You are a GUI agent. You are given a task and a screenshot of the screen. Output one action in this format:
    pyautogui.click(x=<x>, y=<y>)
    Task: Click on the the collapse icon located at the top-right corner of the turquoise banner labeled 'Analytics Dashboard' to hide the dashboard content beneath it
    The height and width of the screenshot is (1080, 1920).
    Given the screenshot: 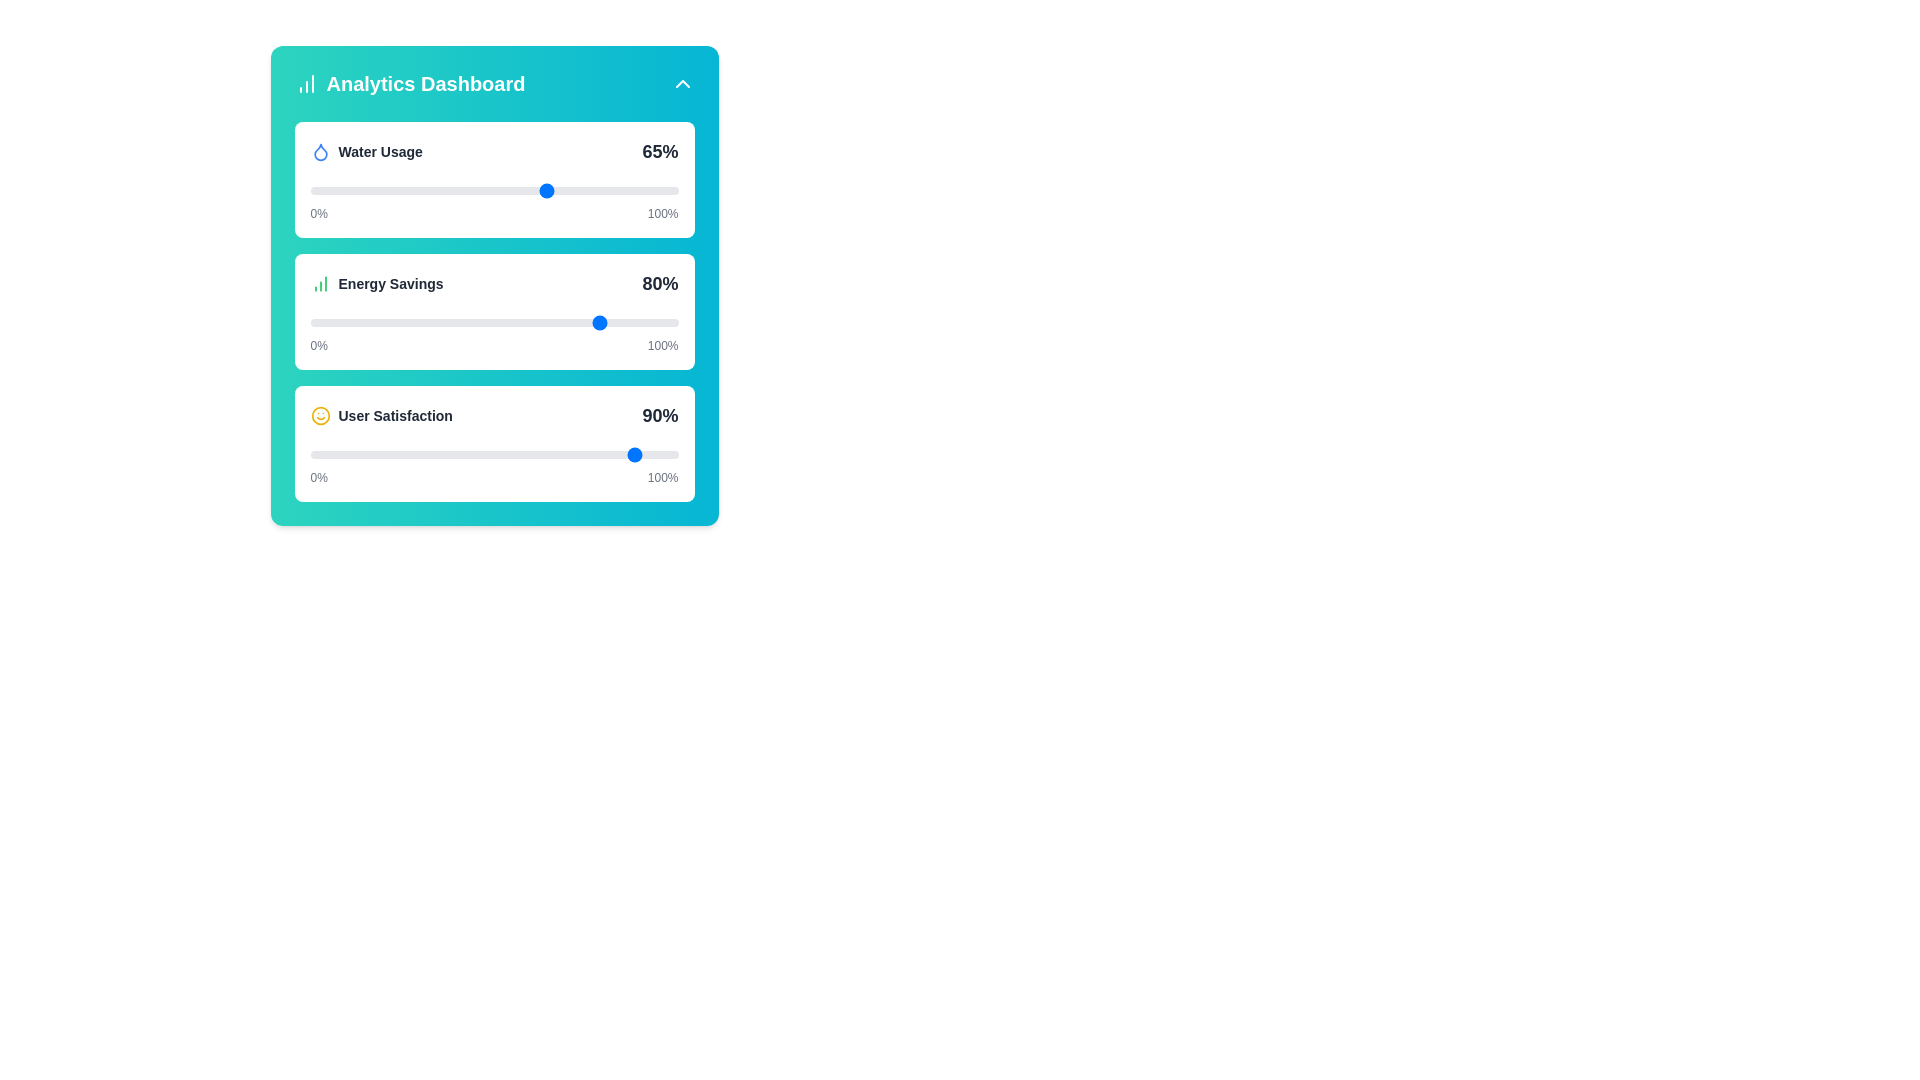 What is the action you would take?
    pyautogui.click(x=682, y=83)
    